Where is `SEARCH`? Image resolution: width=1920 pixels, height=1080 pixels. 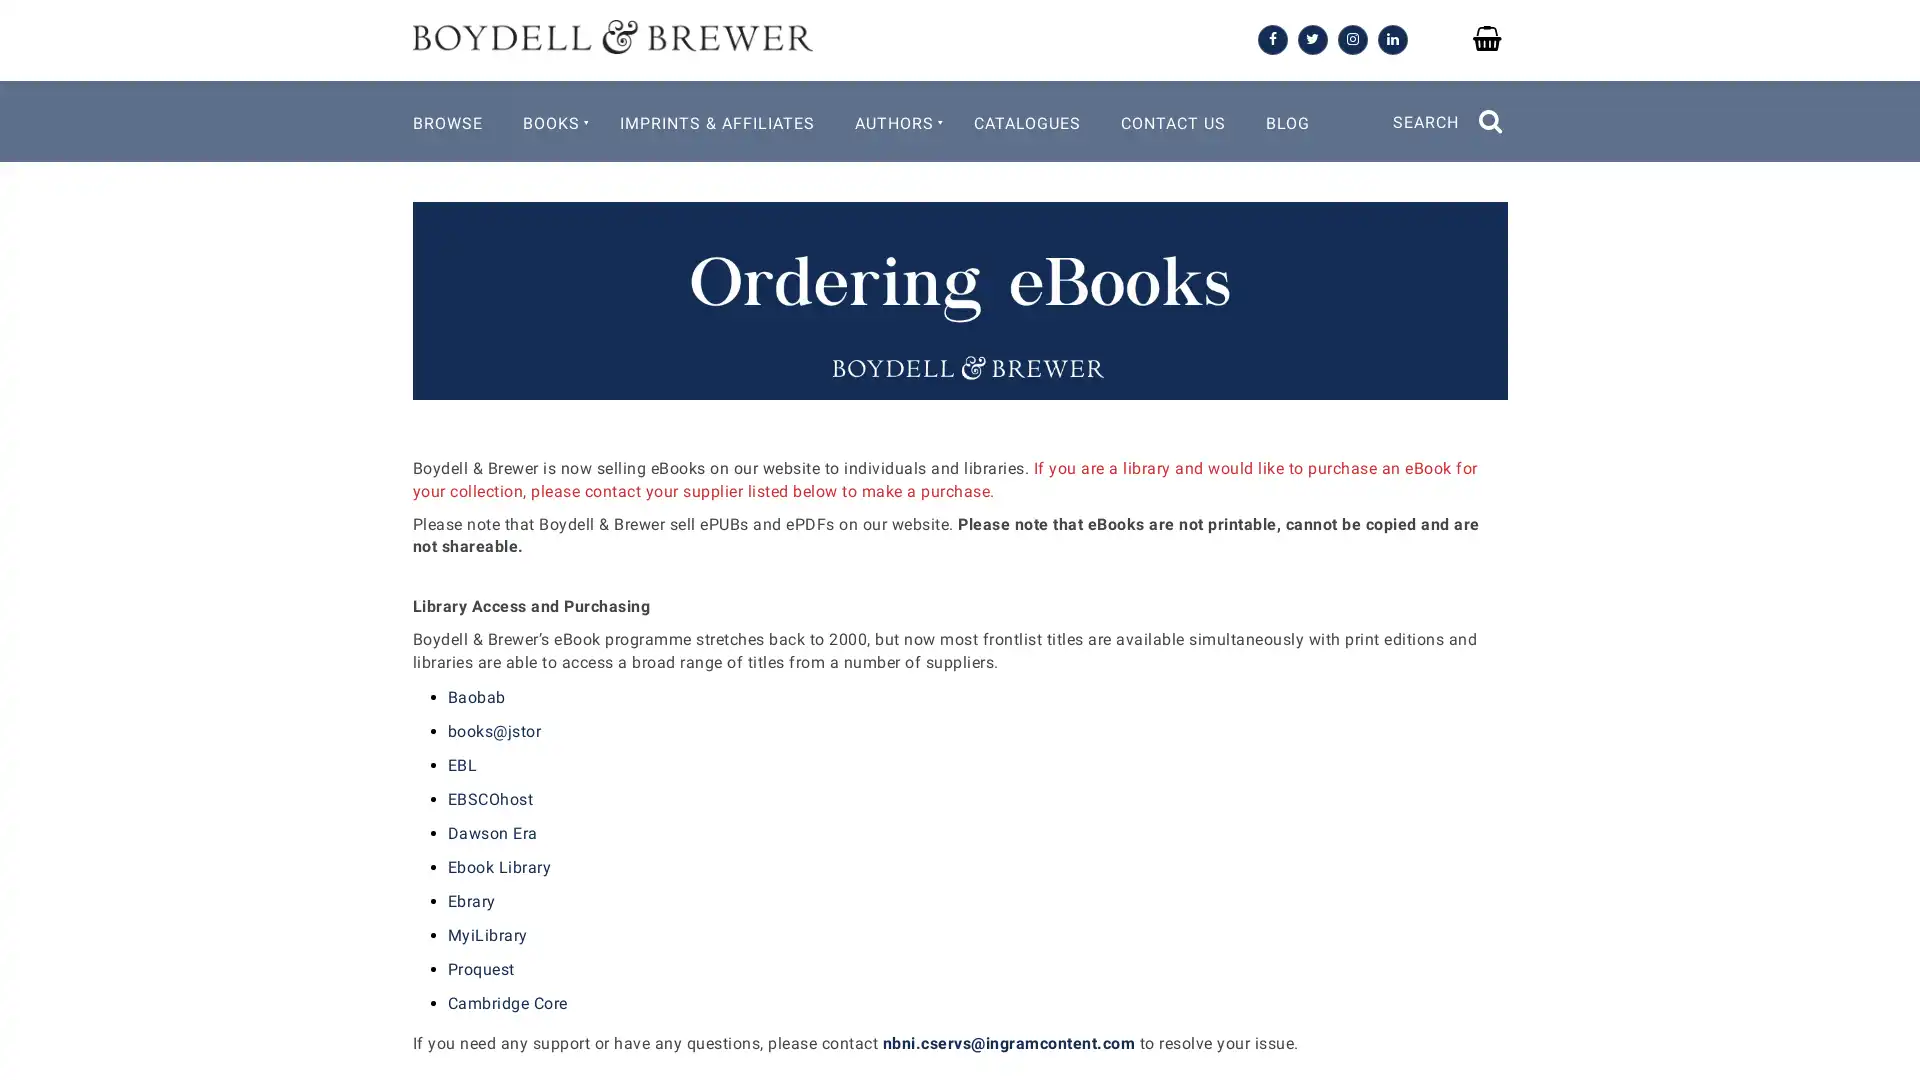
SEARCH is located at coordinates (1449, 111).